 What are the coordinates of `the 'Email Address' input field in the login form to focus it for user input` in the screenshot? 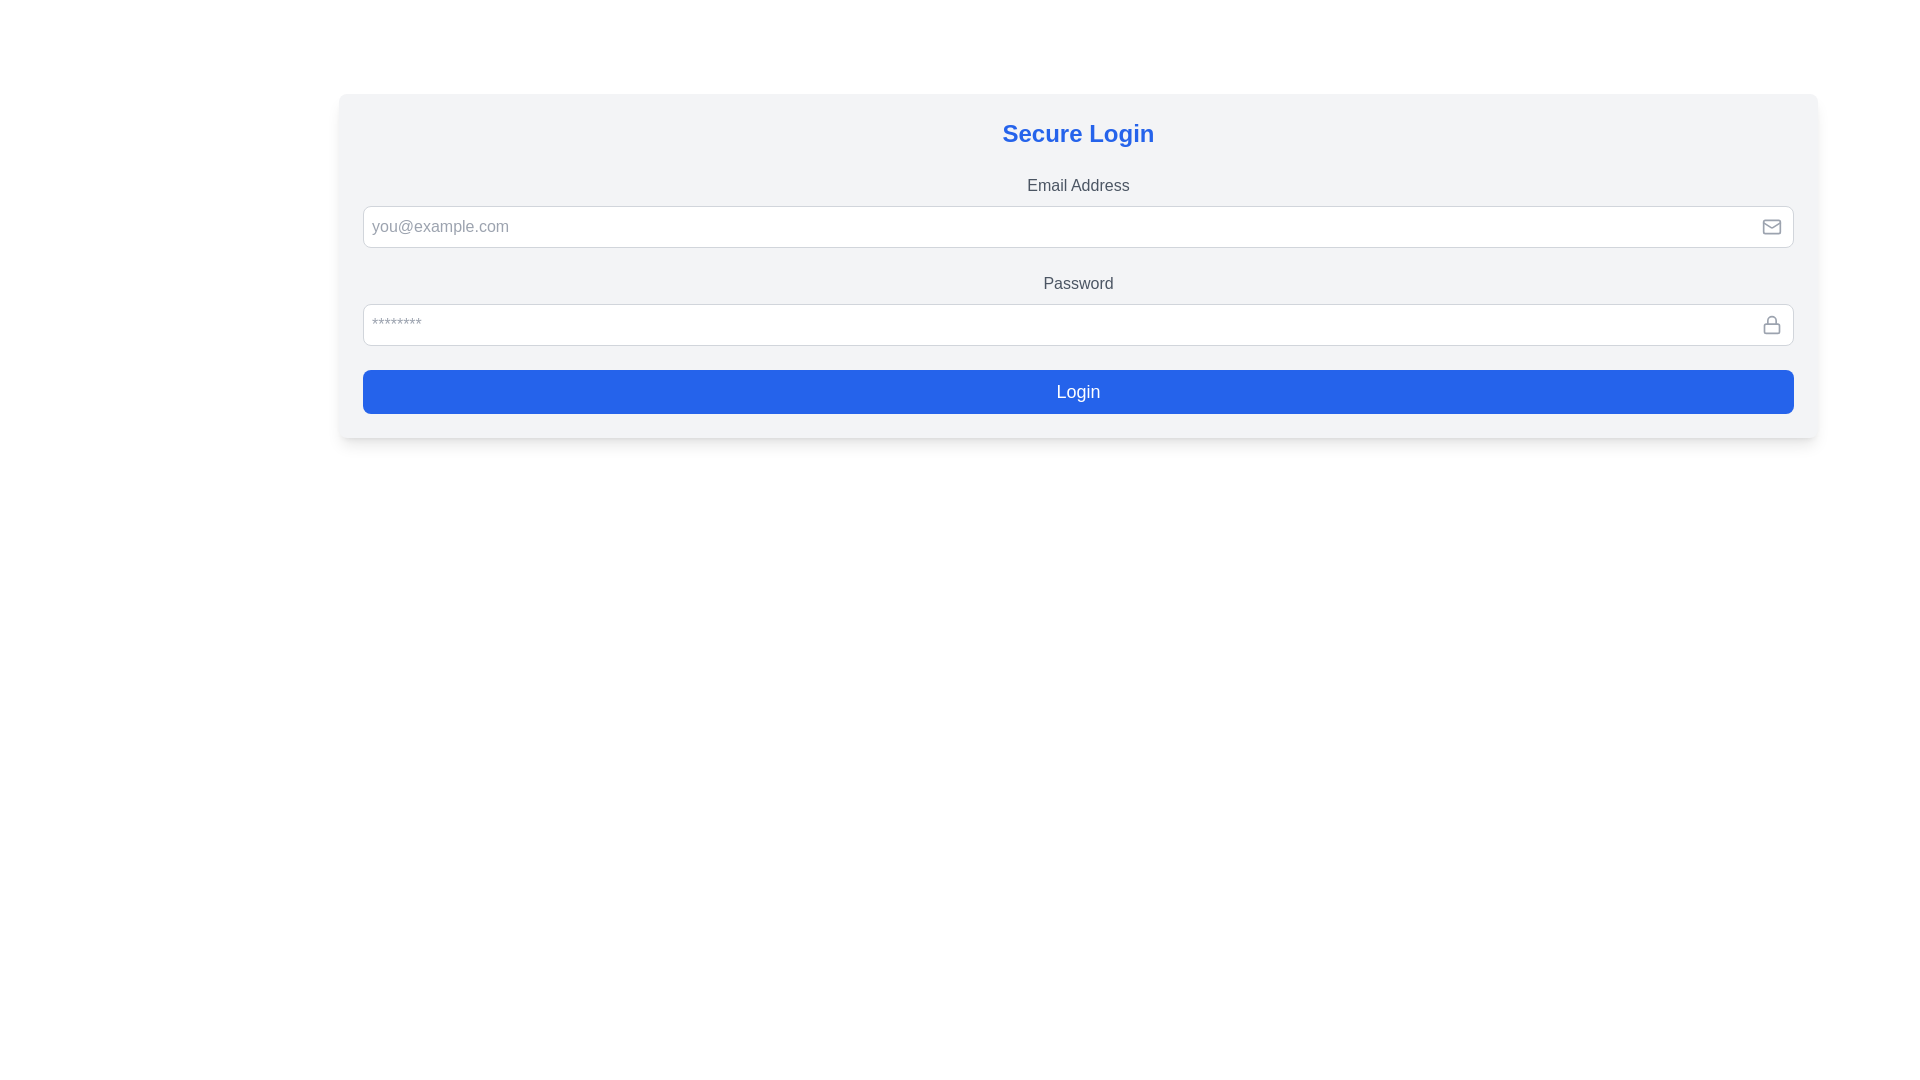 It's located at (1077, 211).